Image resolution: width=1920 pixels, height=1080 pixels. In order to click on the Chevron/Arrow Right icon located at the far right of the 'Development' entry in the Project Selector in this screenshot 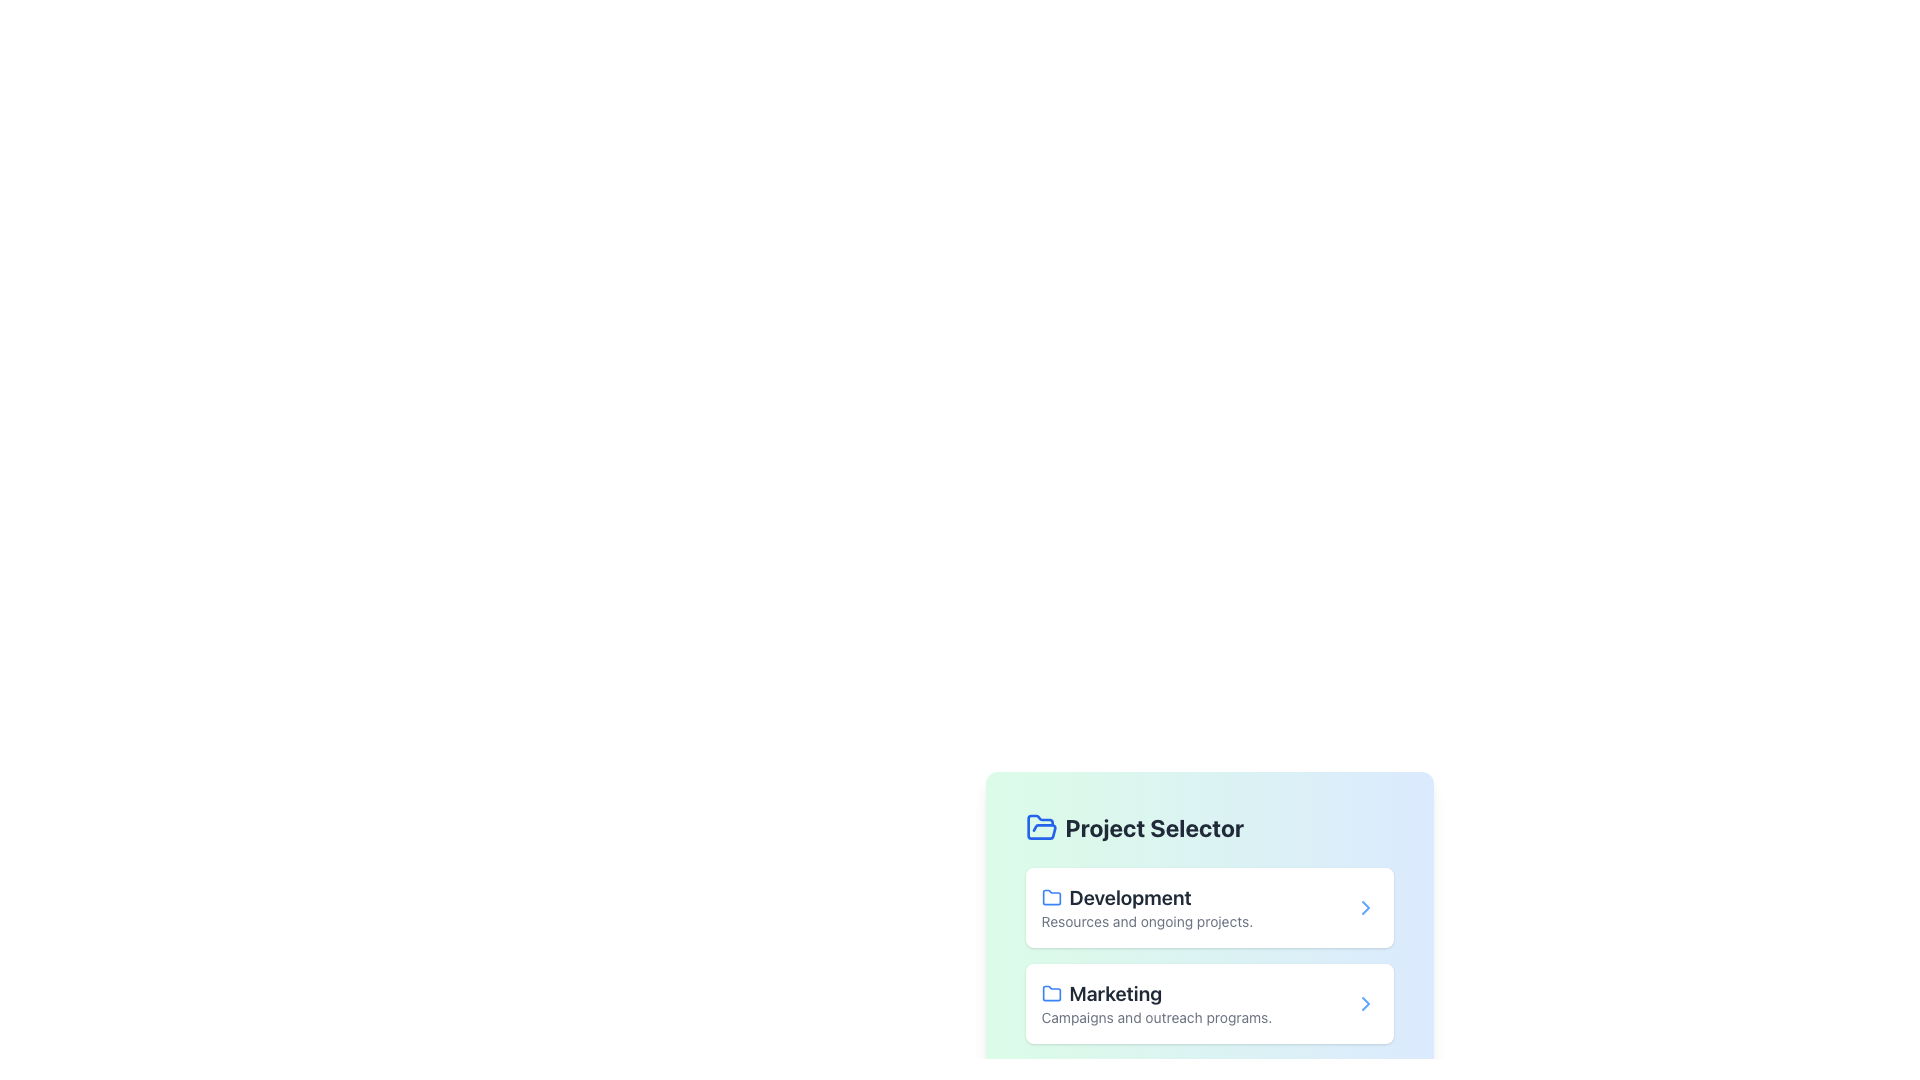, I will do `click(1364, 907)`.